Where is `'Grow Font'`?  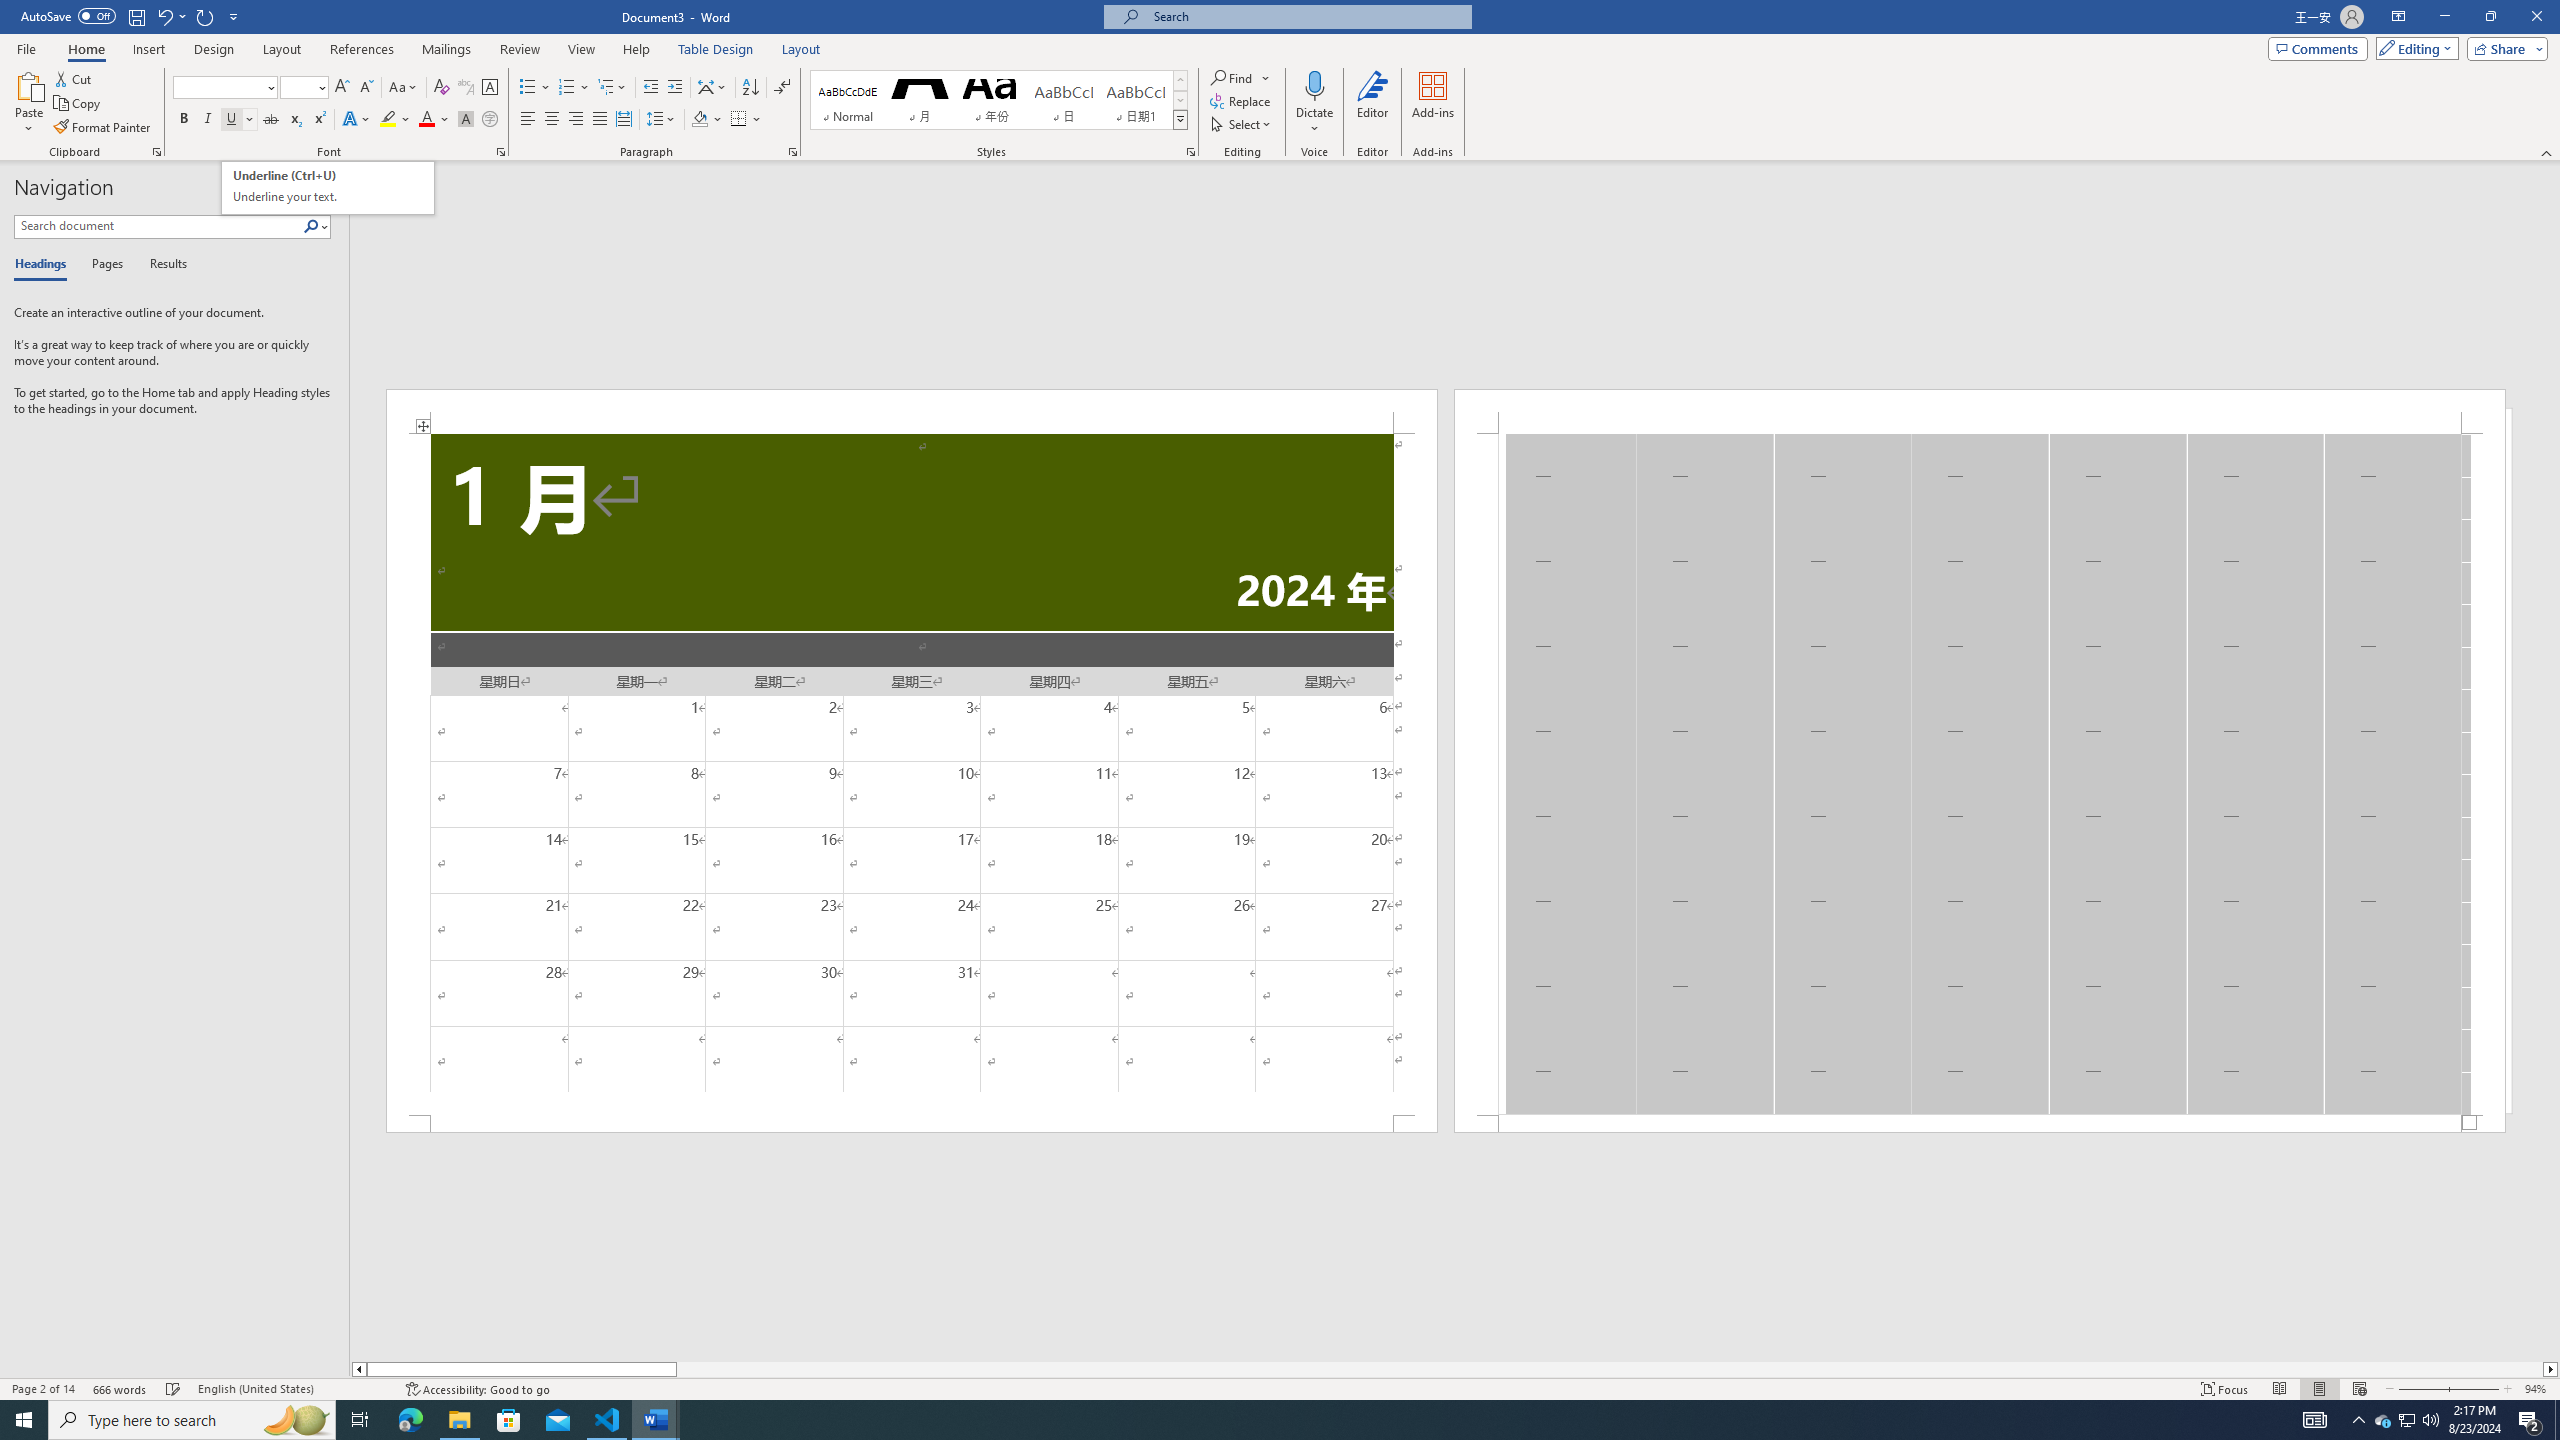 'Grow Font' is located at coordinates (341, 87).